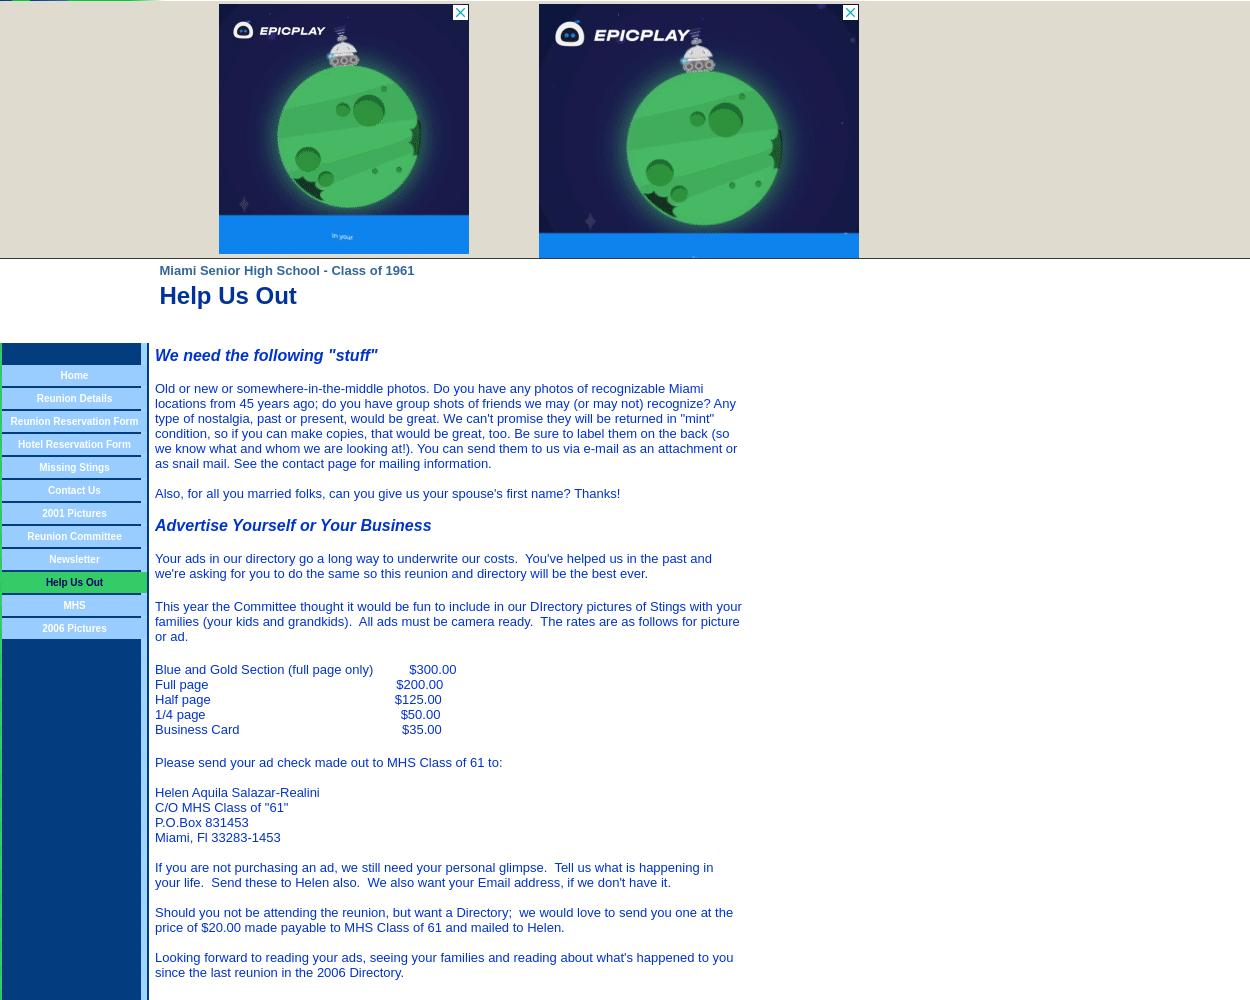  I want to click on 'This year the Committee thought it would be fun to include in our DIrectory pictures of Stings with your families
                           (your kids and grandkids).  All ads must be camera ready.  The rates are as follows for picture or ad.', so click(447, 620).